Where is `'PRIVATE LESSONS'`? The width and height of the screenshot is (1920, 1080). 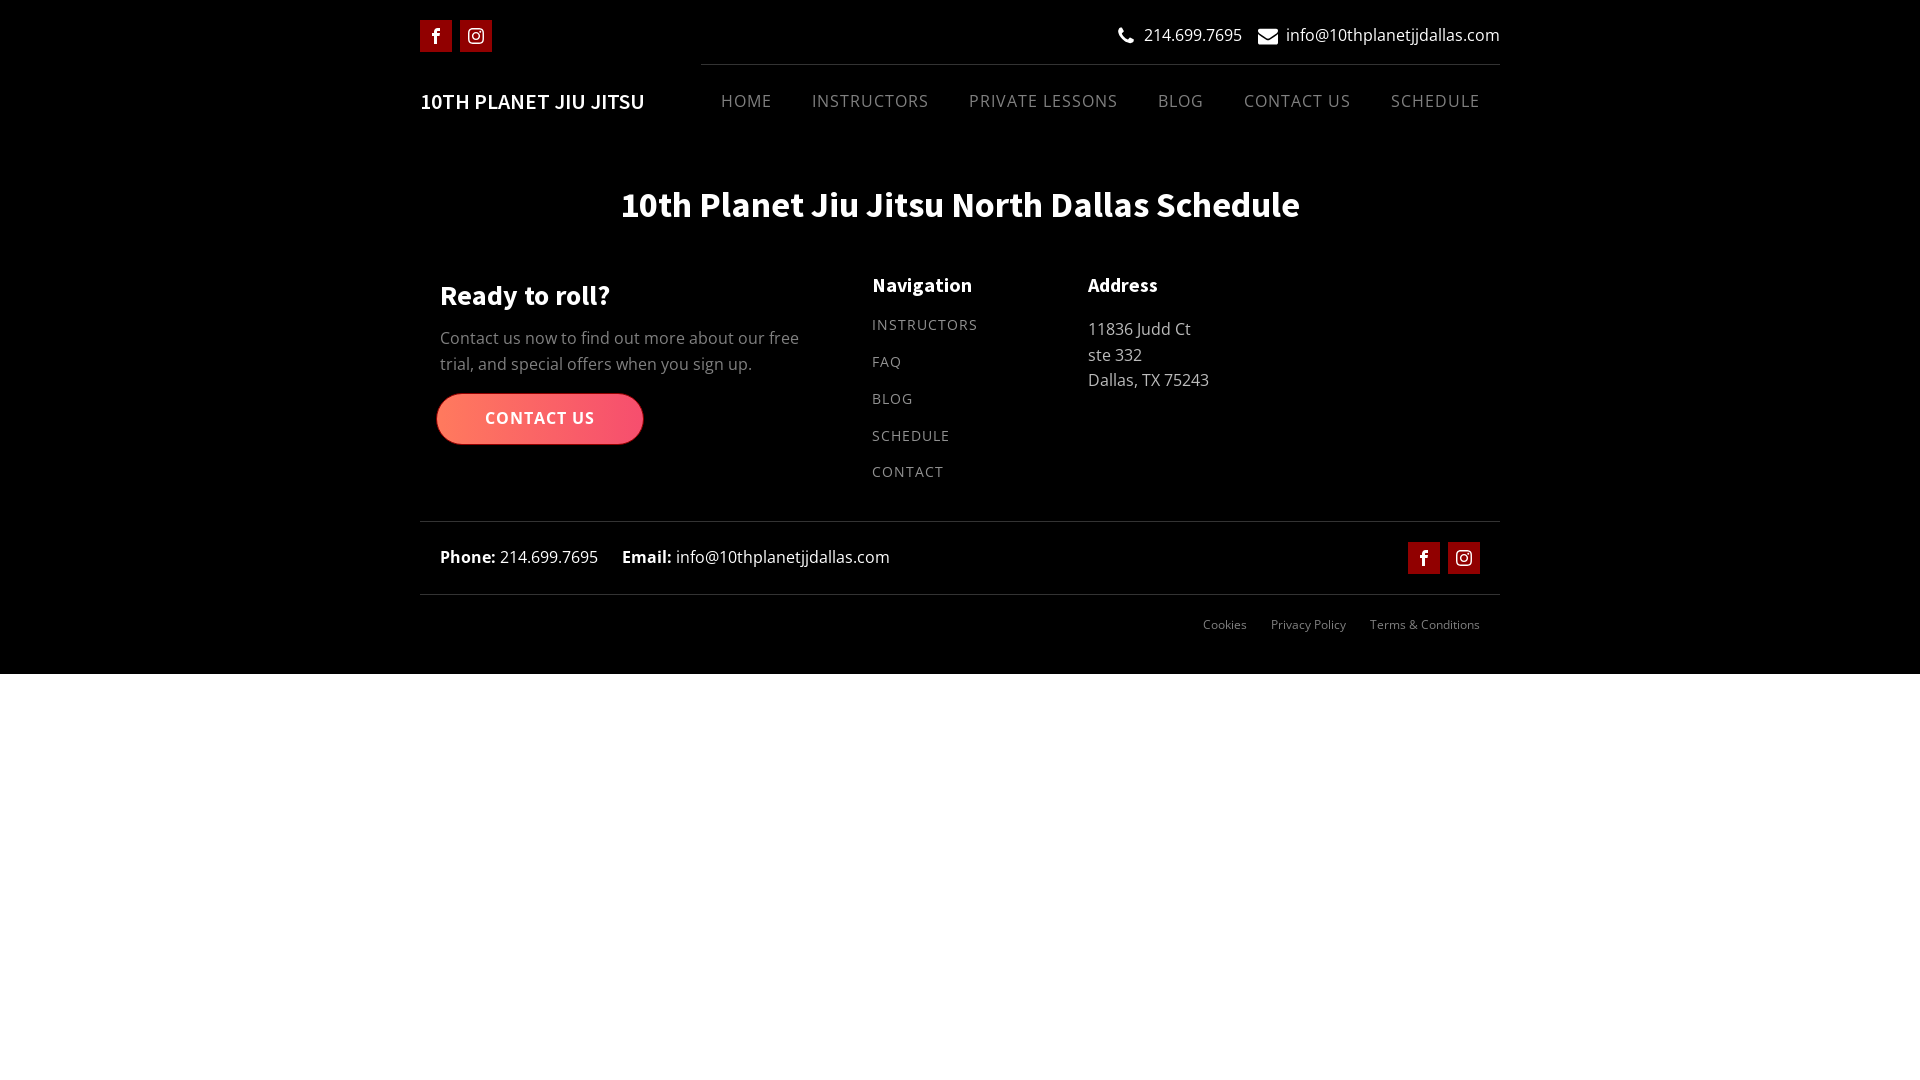
'PRIVATE LESSONS' is located at coordinates (1042, 101).